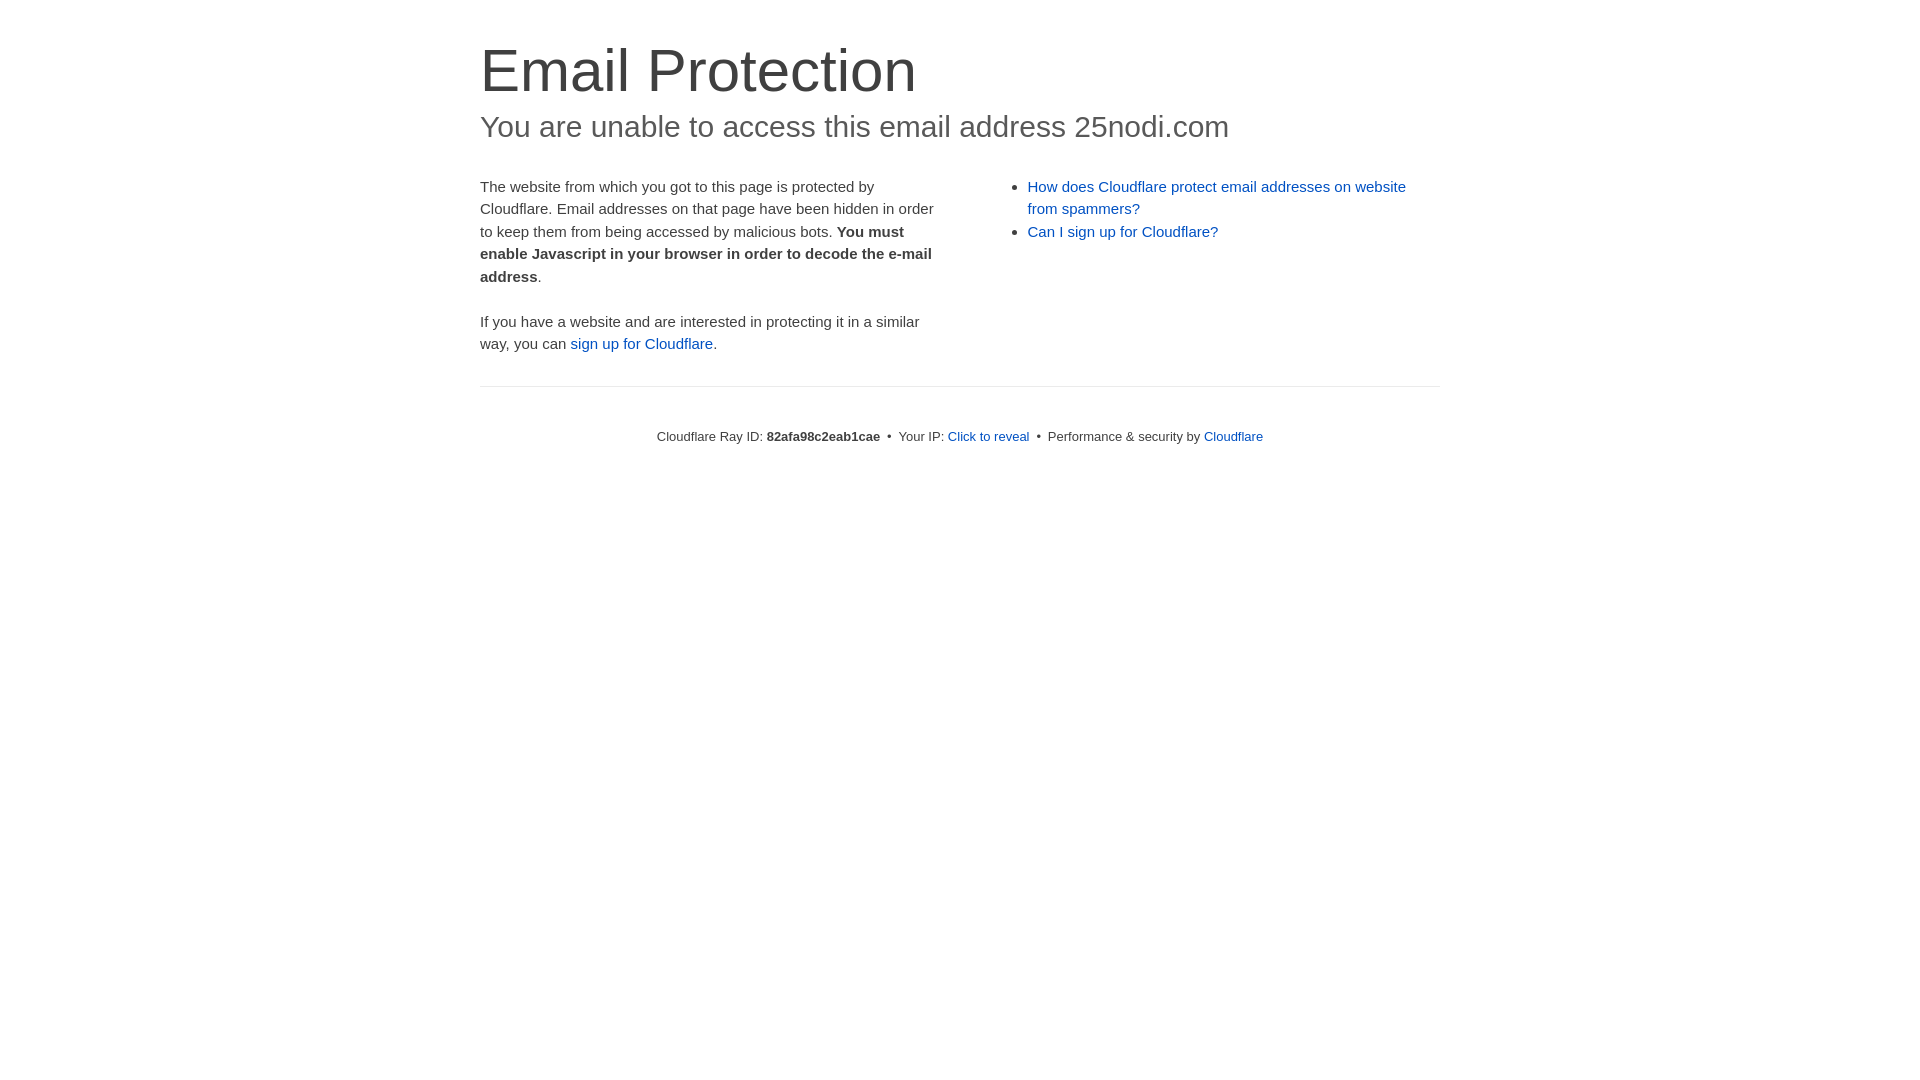  Describe the element at coordinates (988, 435) in the screenshot. I see `'Click to reveal'` at that location.